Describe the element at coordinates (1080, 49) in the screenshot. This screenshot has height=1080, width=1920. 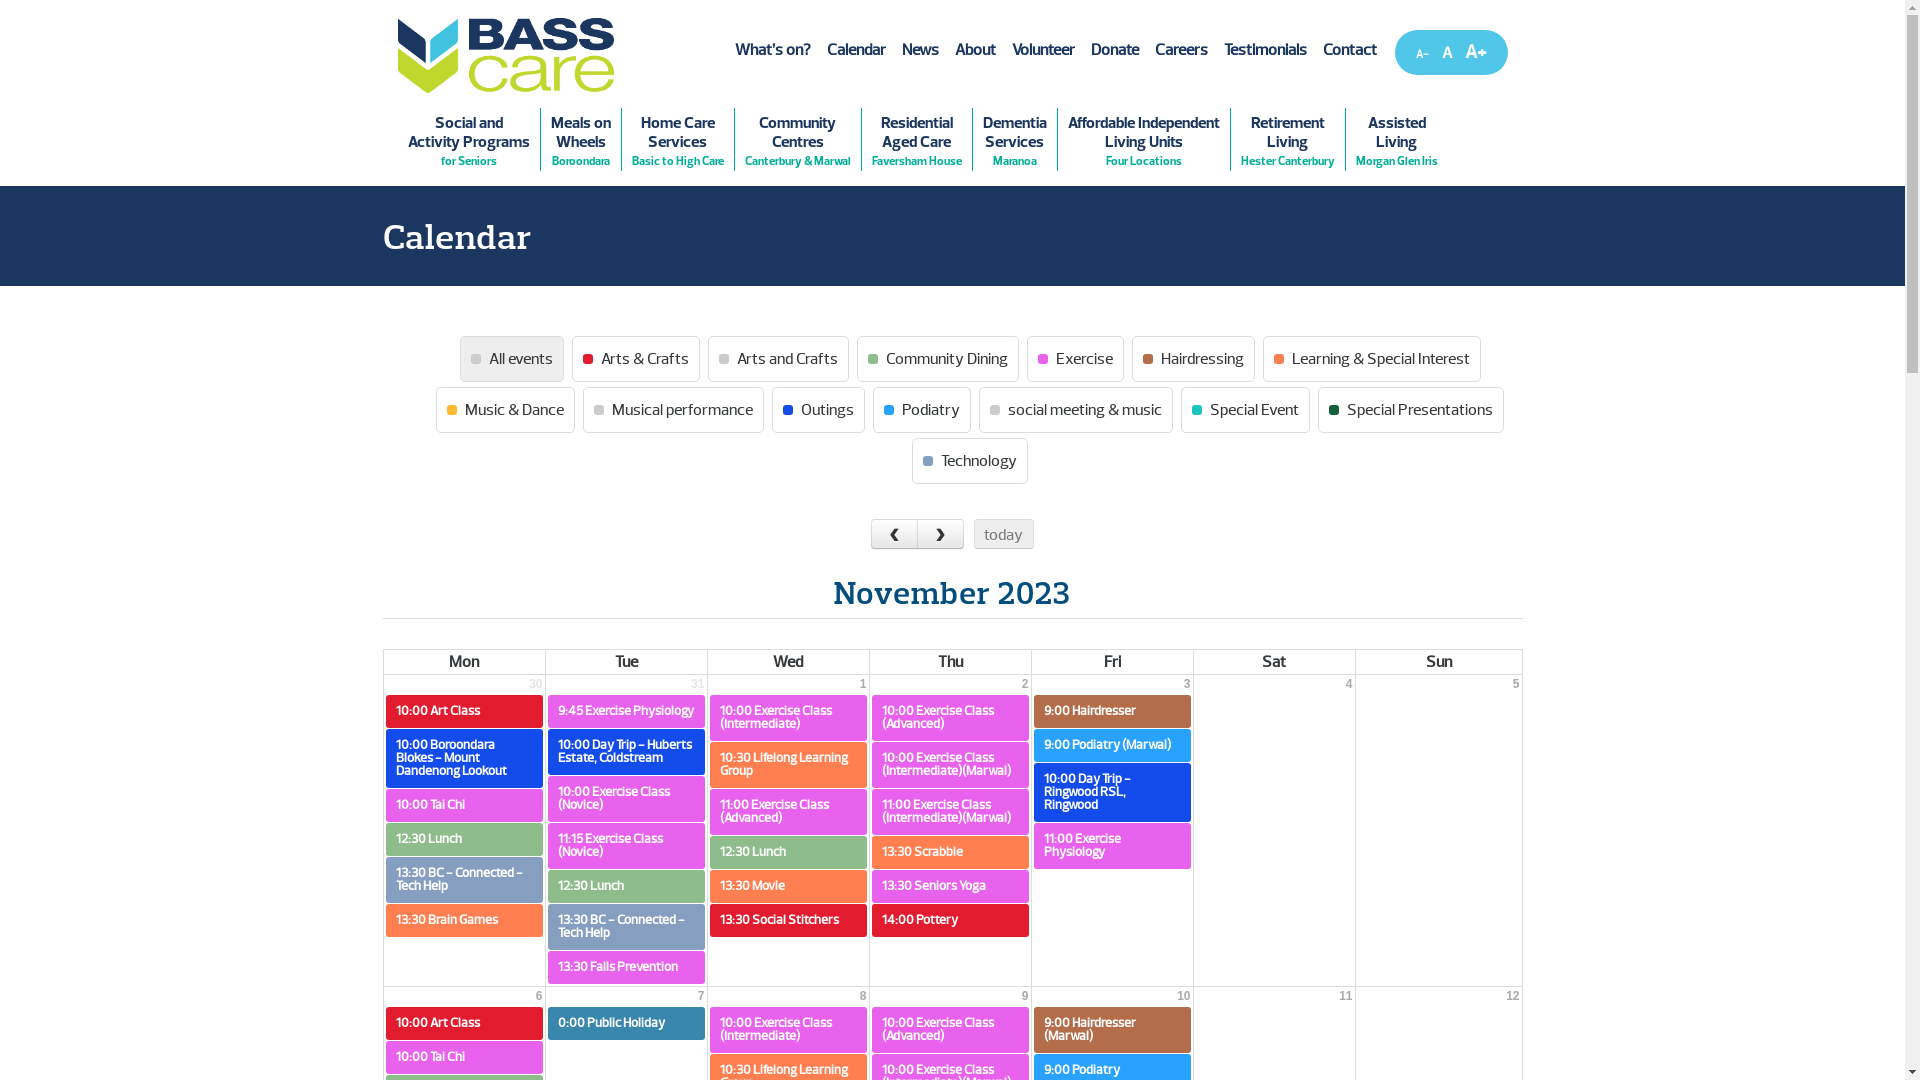
I see `'Donate'` at that location.